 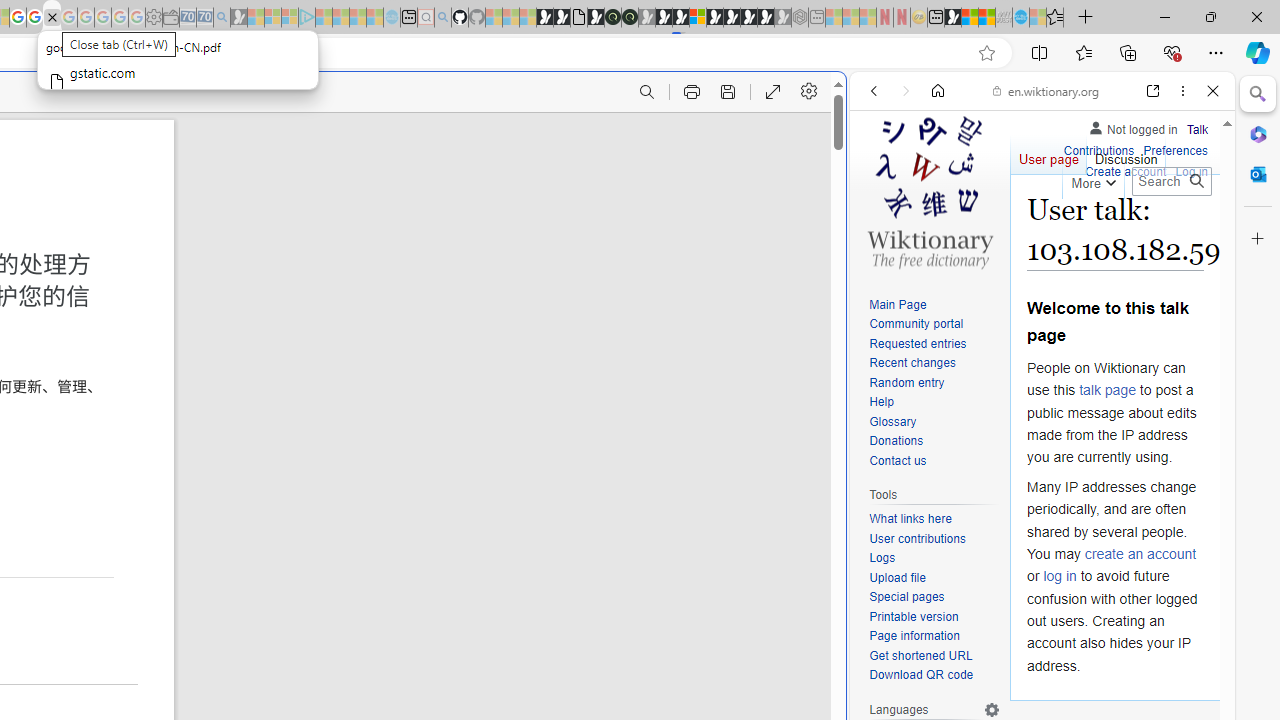 I want to click on 'World - MSN', so click(x=970, y=17).